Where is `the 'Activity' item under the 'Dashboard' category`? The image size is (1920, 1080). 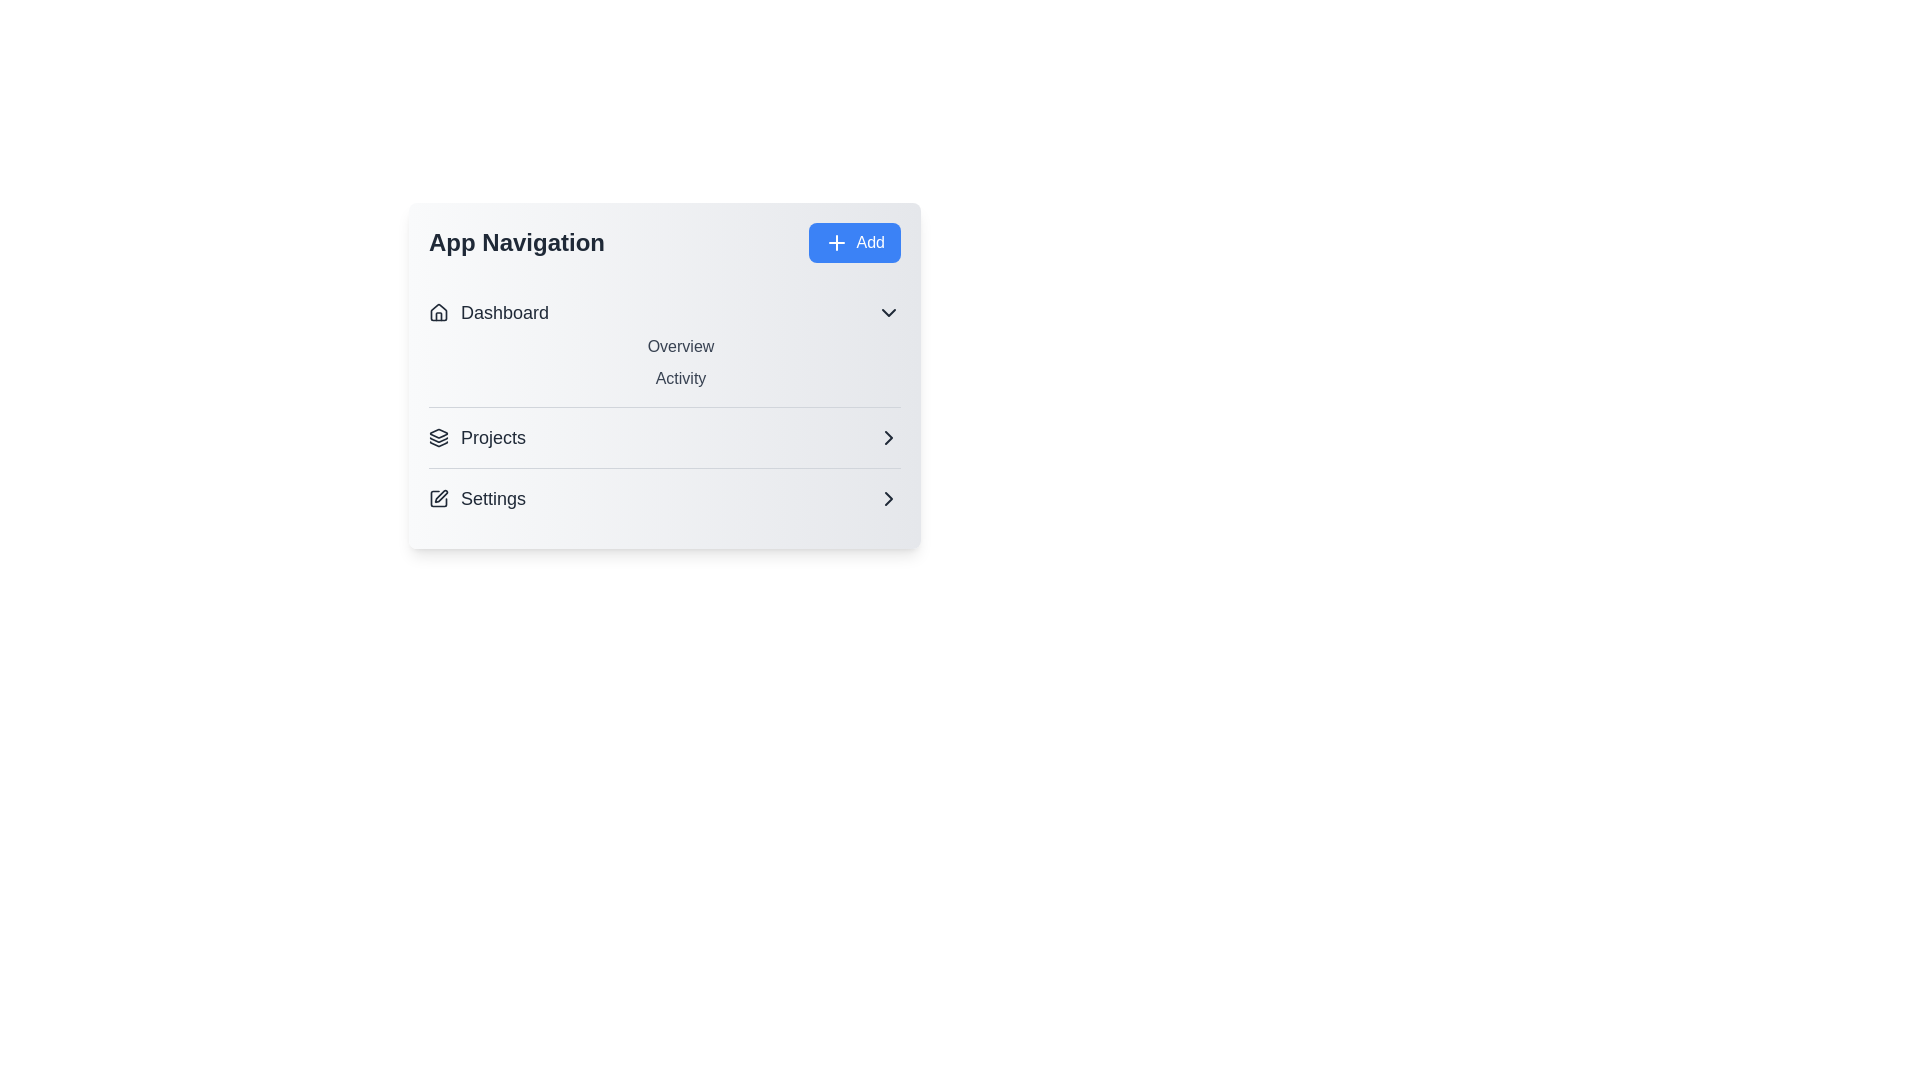
the 'Activity' item under the 'Dashboard' category is located at coordinates (681, 378).